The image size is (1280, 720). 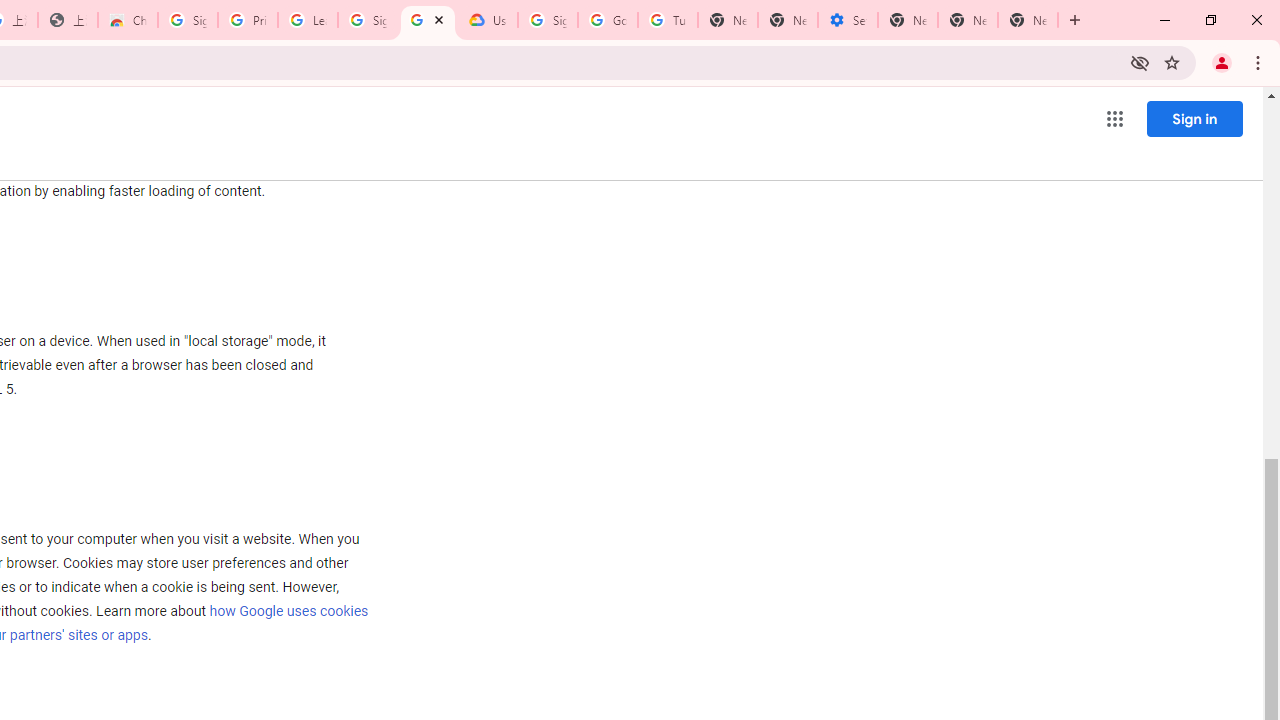 I want to click on 'Google Account Help', so click(x=607, y=20).